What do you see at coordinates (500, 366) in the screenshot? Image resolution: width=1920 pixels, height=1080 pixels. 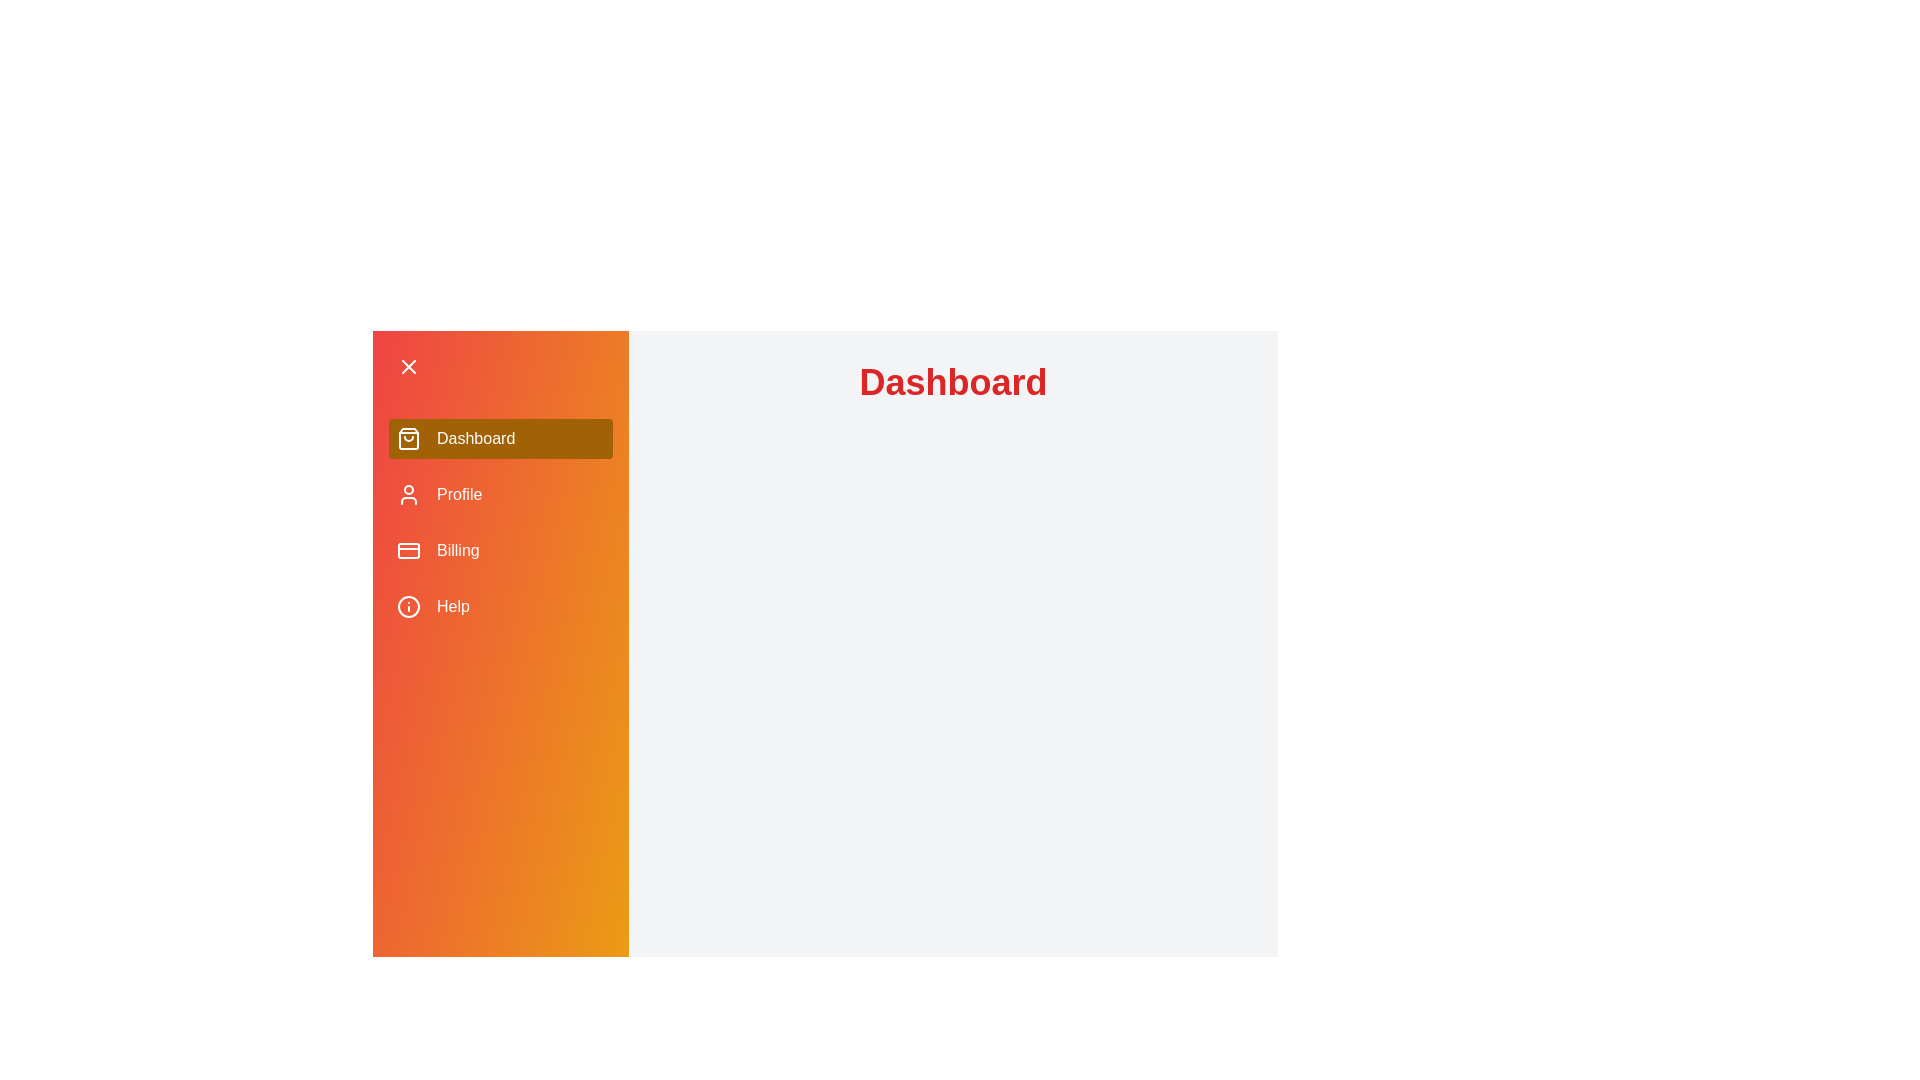 I see `the toggle button to toggle the drawer open or closed` at bounding box center [500, 366].